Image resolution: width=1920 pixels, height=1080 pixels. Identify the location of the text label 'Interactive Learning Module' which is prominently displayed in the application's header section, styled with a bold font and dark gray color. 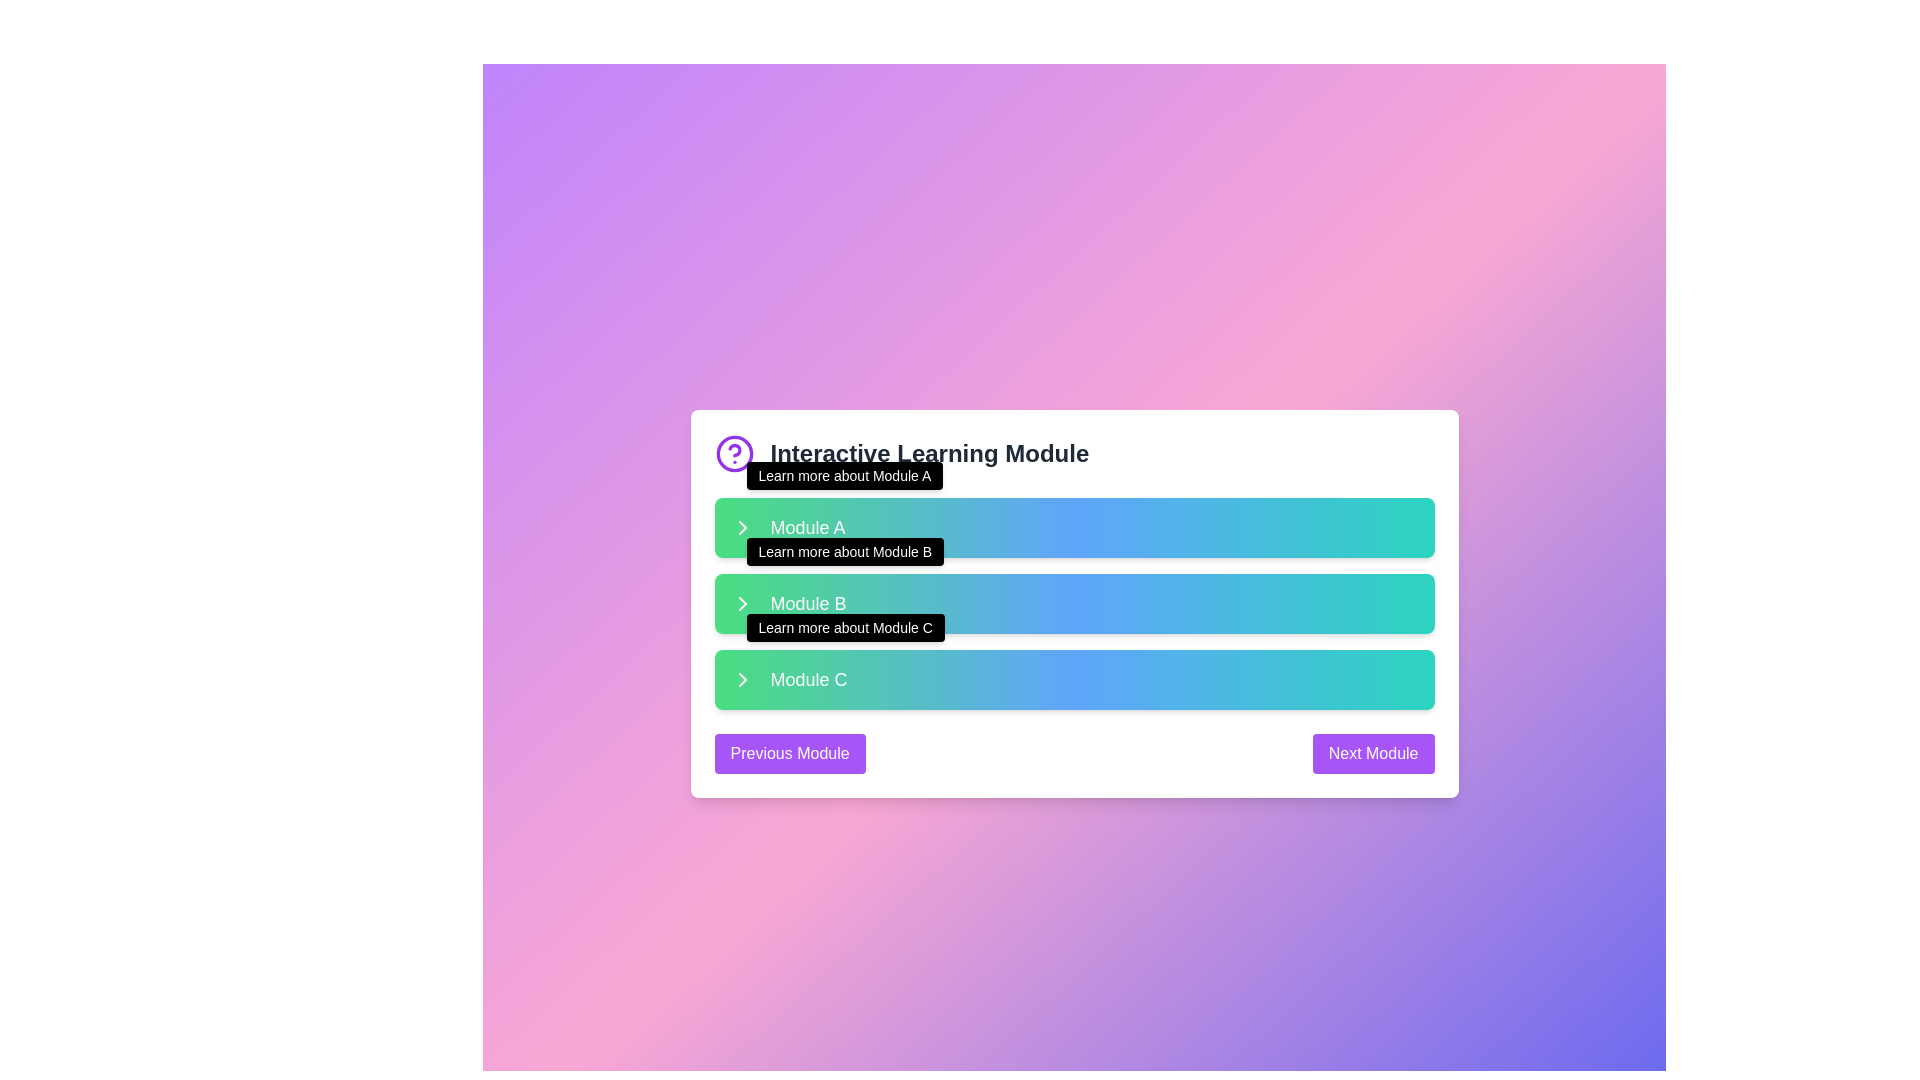
(928, 454).